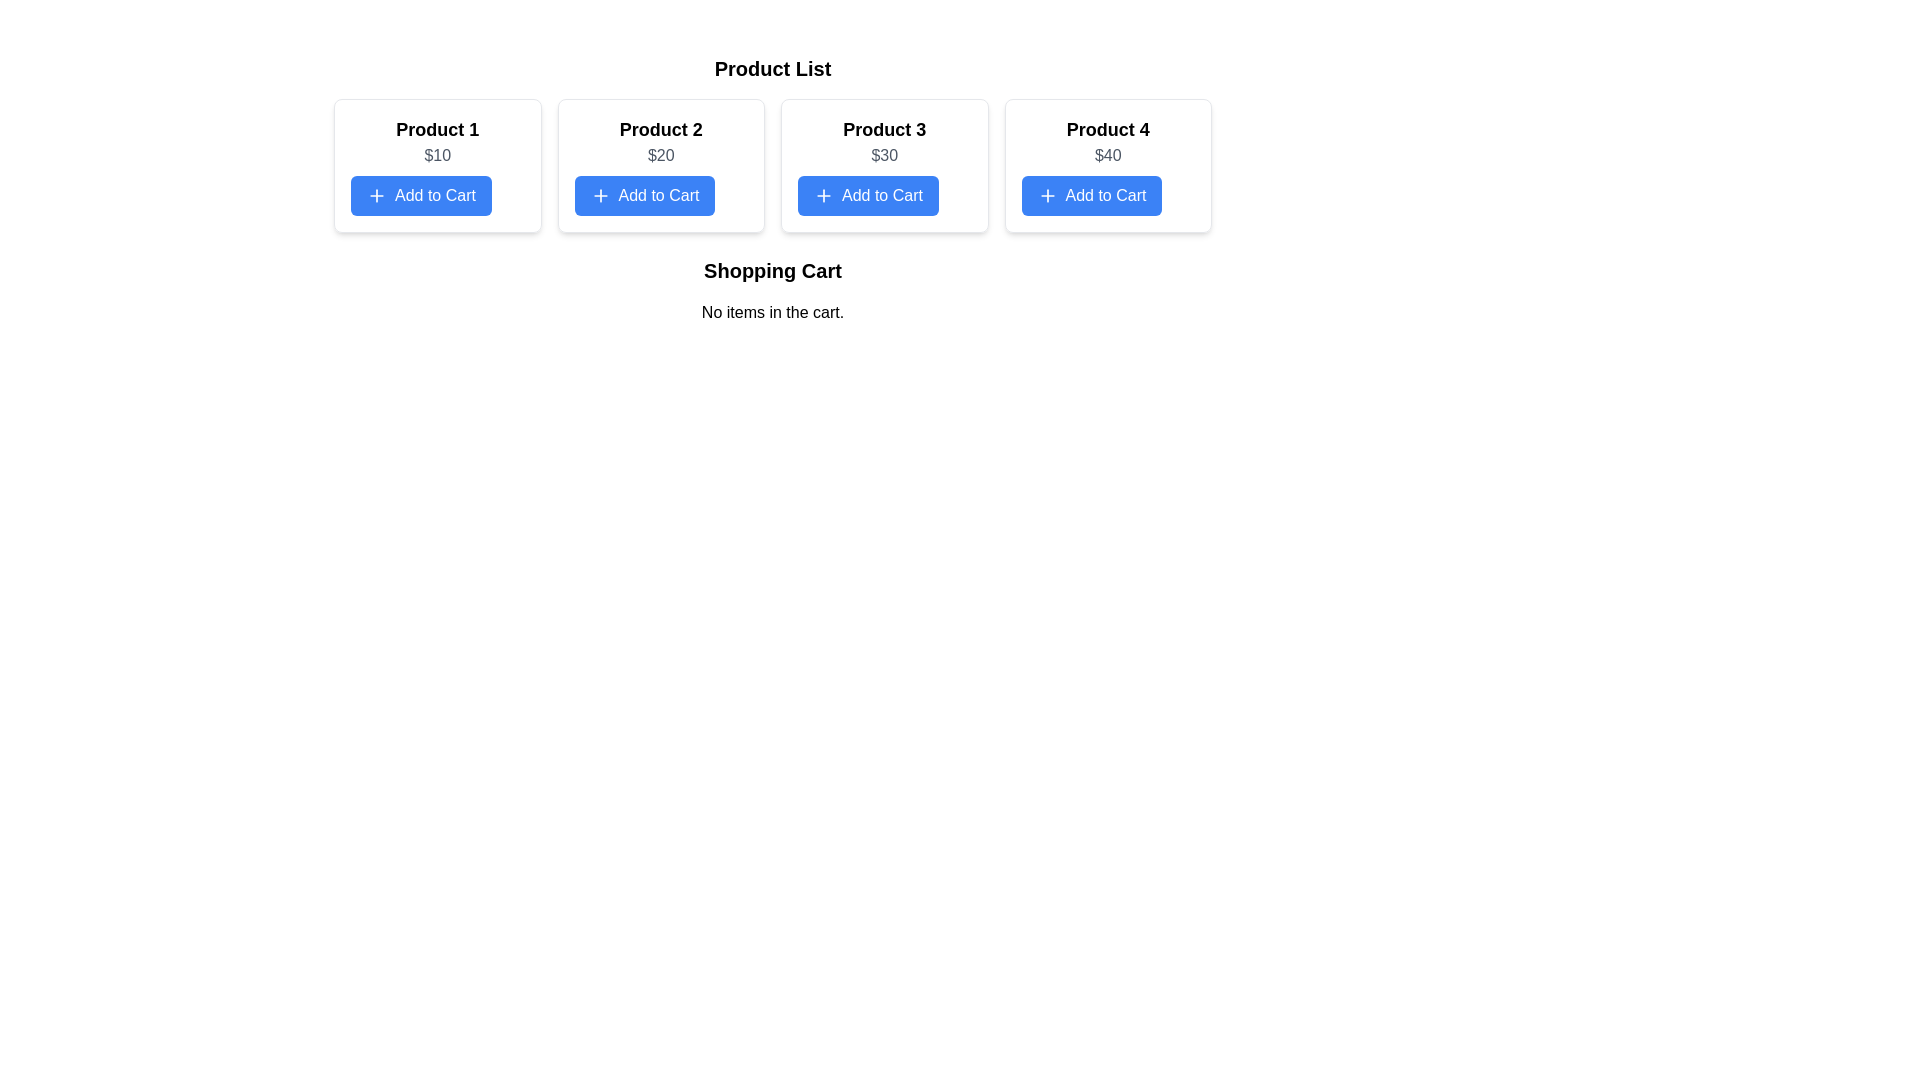  Describe the element at coordinates (599, 196) in the screenshot. I see `the small blue circular button with a white plus sign ('+') in its center, located to the left of the 'Add to Cart' text in the second product's button` at that location.